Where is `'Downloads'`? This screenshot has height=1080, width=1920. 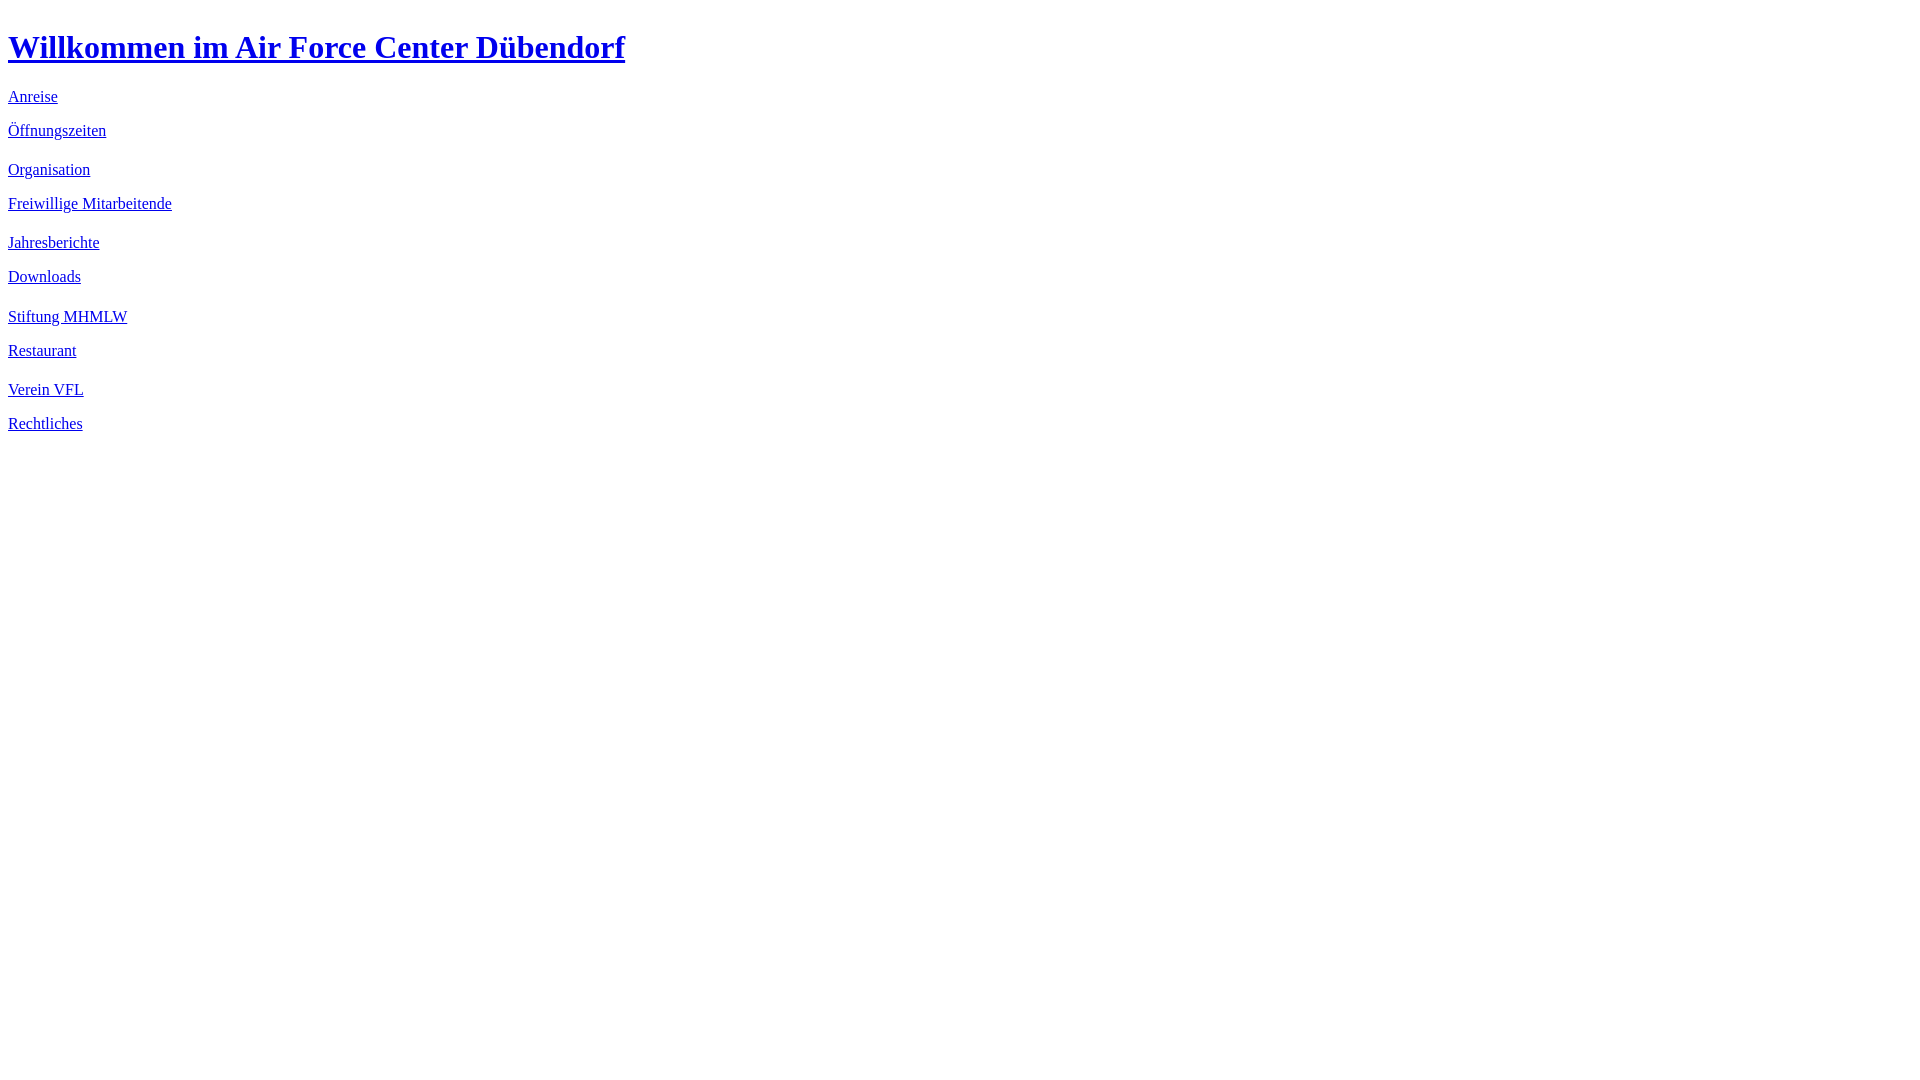
'Downloads' is located at coordinates (44, 276).